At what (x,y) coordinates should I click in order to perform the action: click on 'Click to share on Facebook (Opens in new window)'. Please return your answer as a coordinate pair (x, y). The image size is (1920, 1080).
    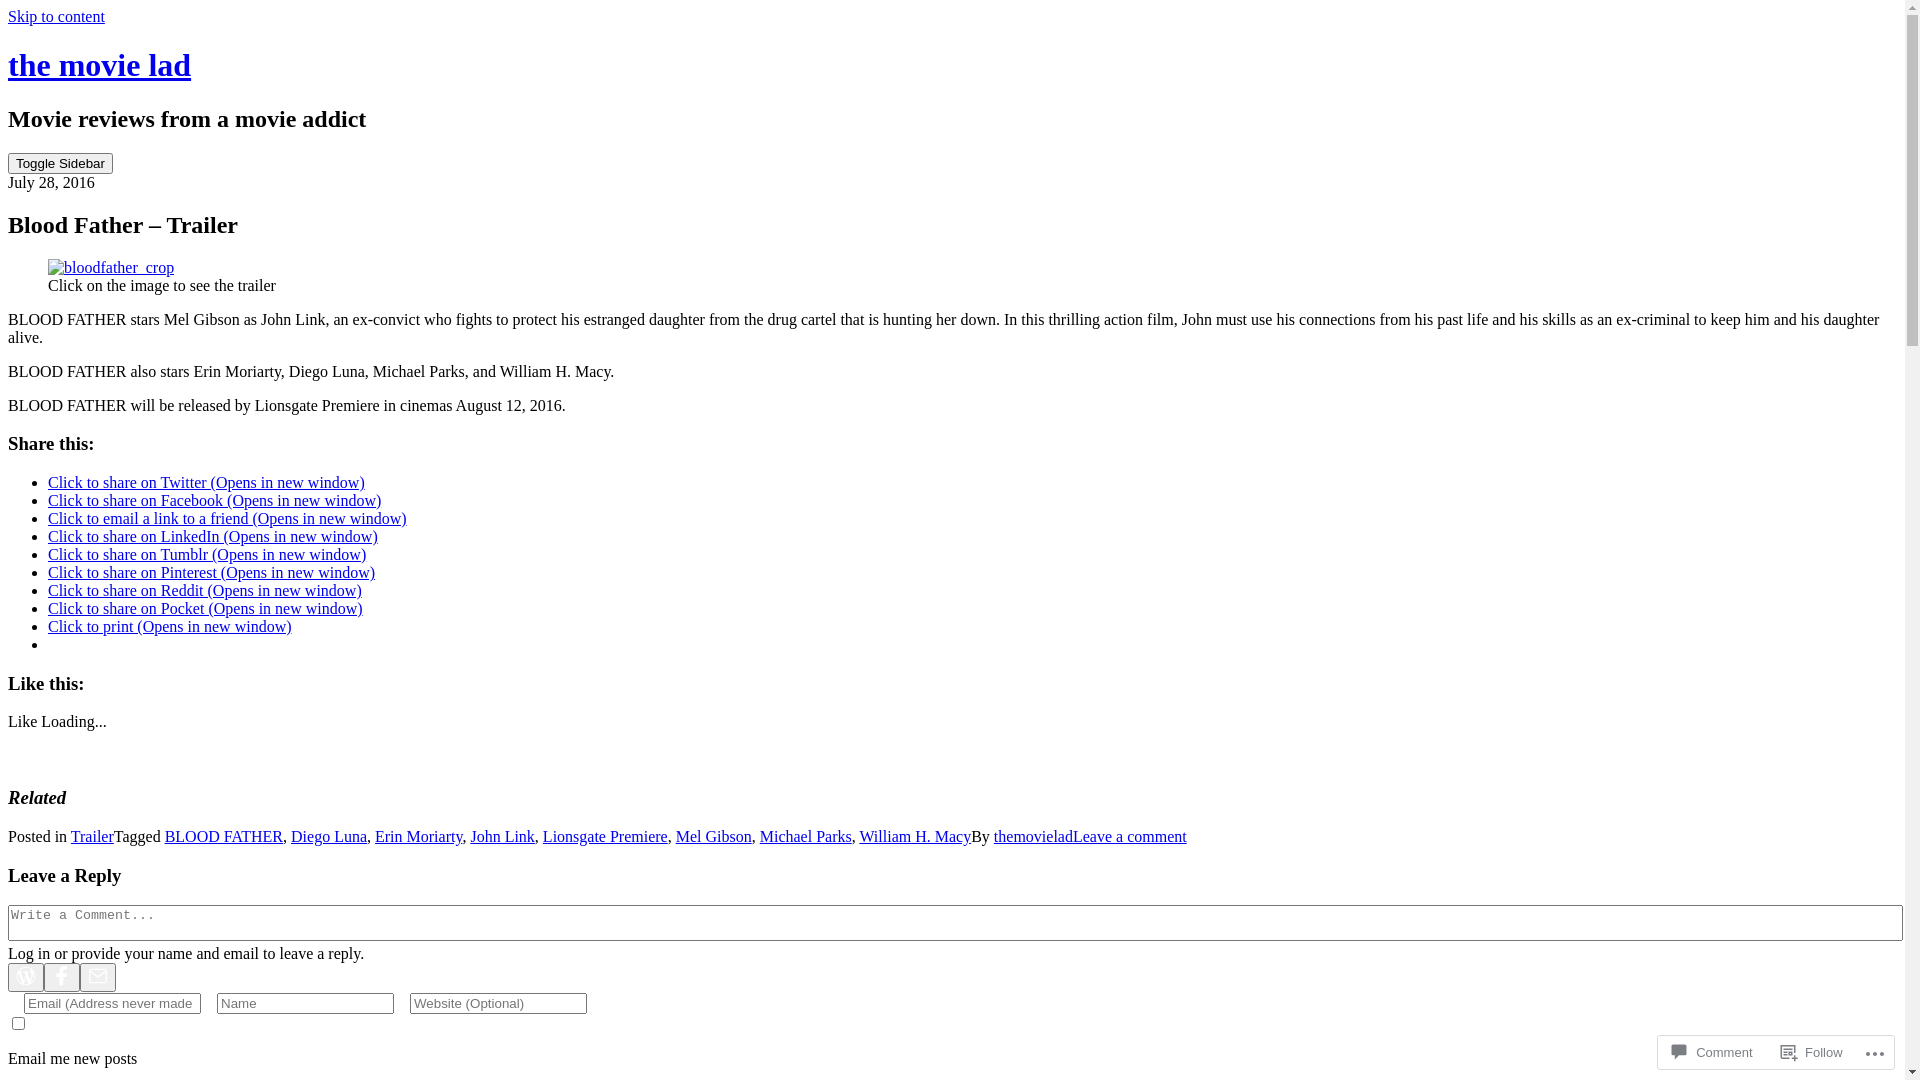
    Looking at the image, I should click on (214, 499).